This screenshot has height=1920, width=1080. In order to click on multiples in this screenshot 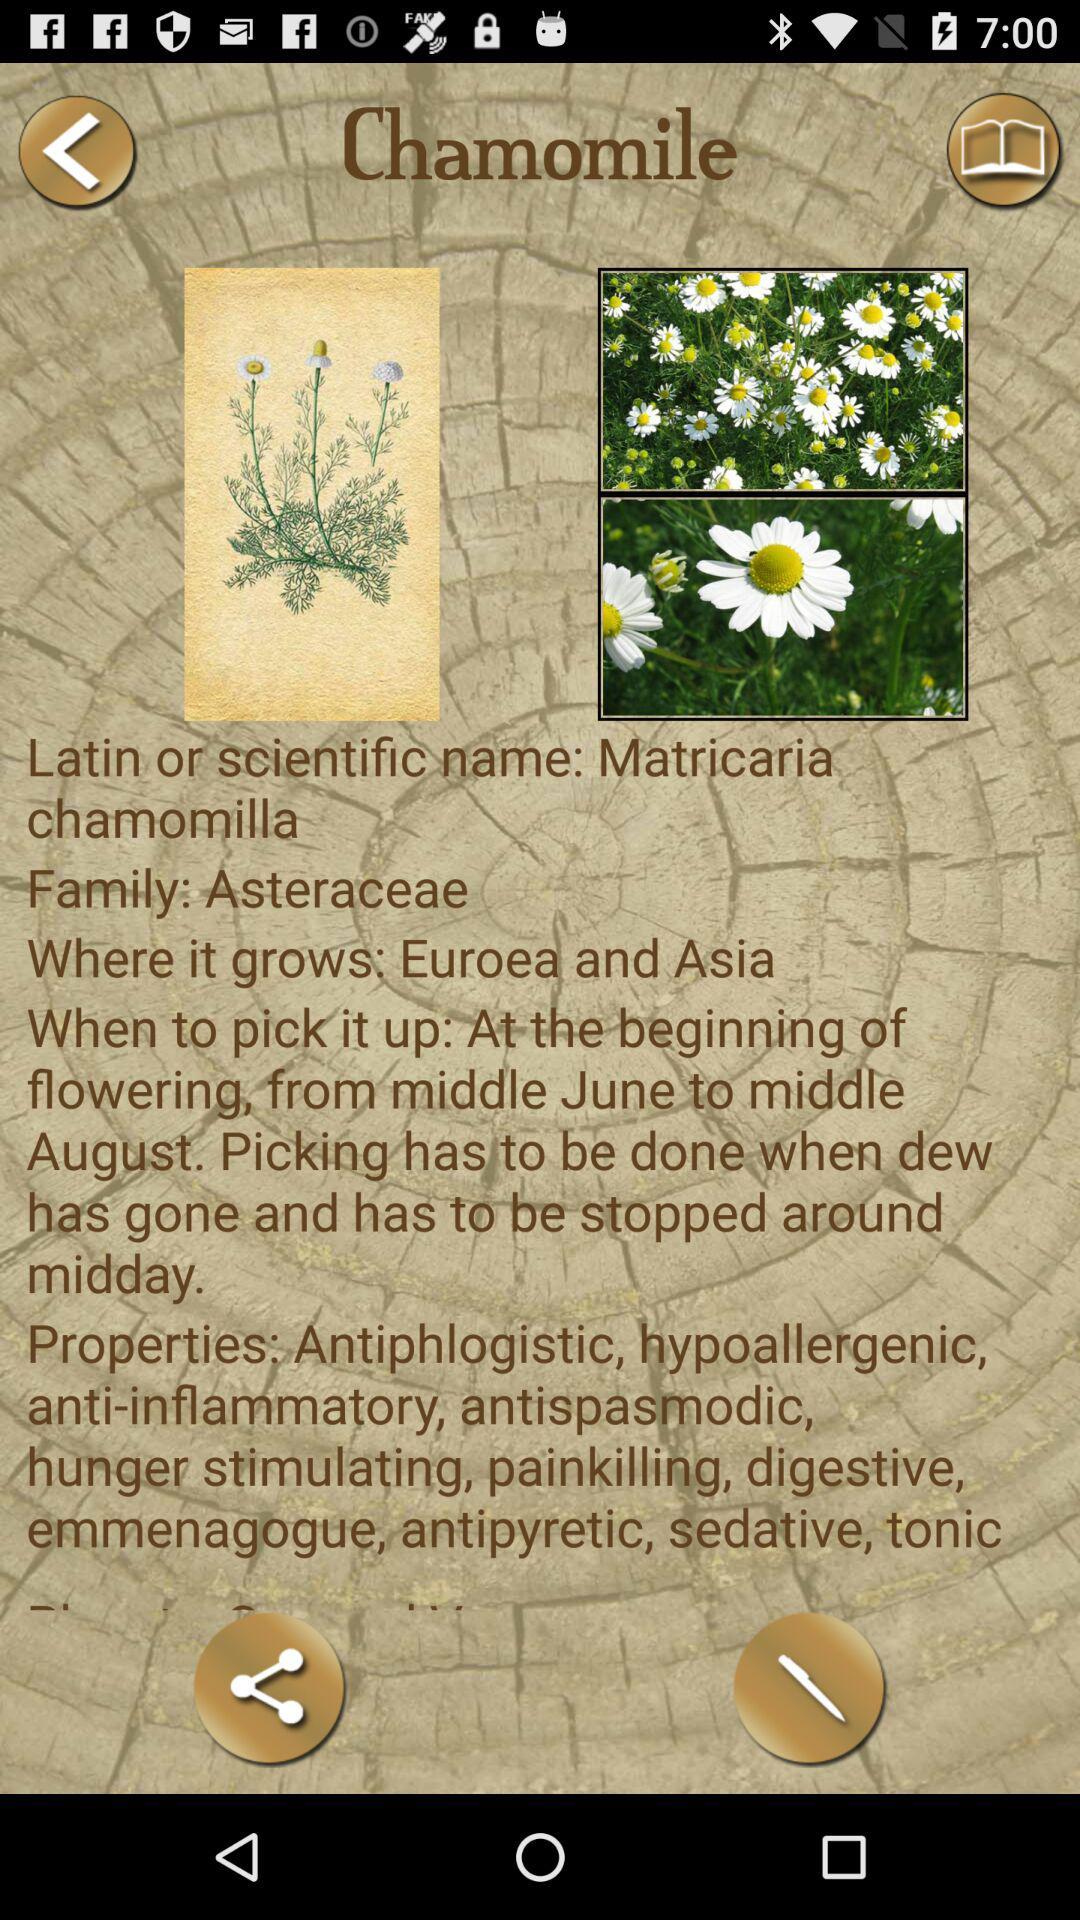, I will do `click(782, 380)`.